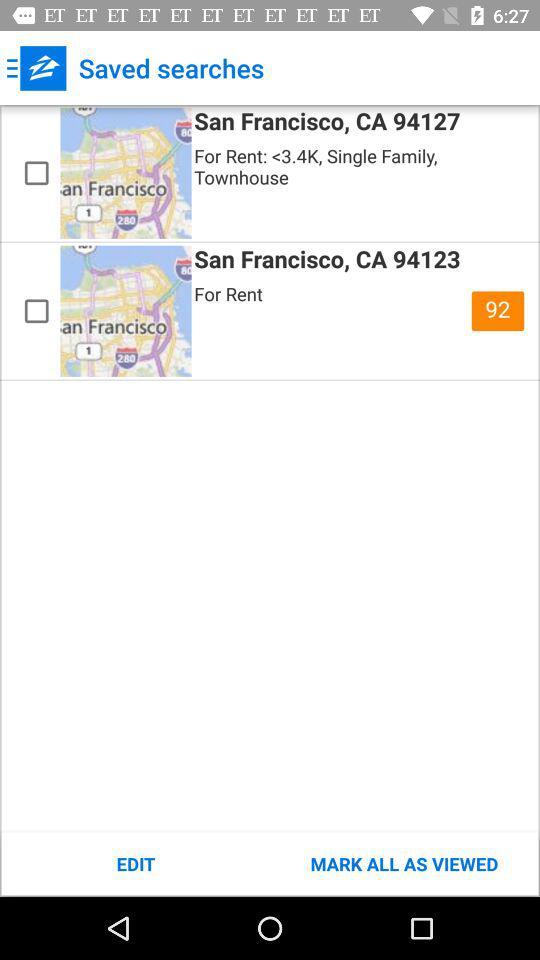 This screenshot has width=540, height=960. What do you see at coordinates (496, 311) in the screenshot?
I see `the icon to the right of the san francisco ca item` at bounding box center [496, 311].